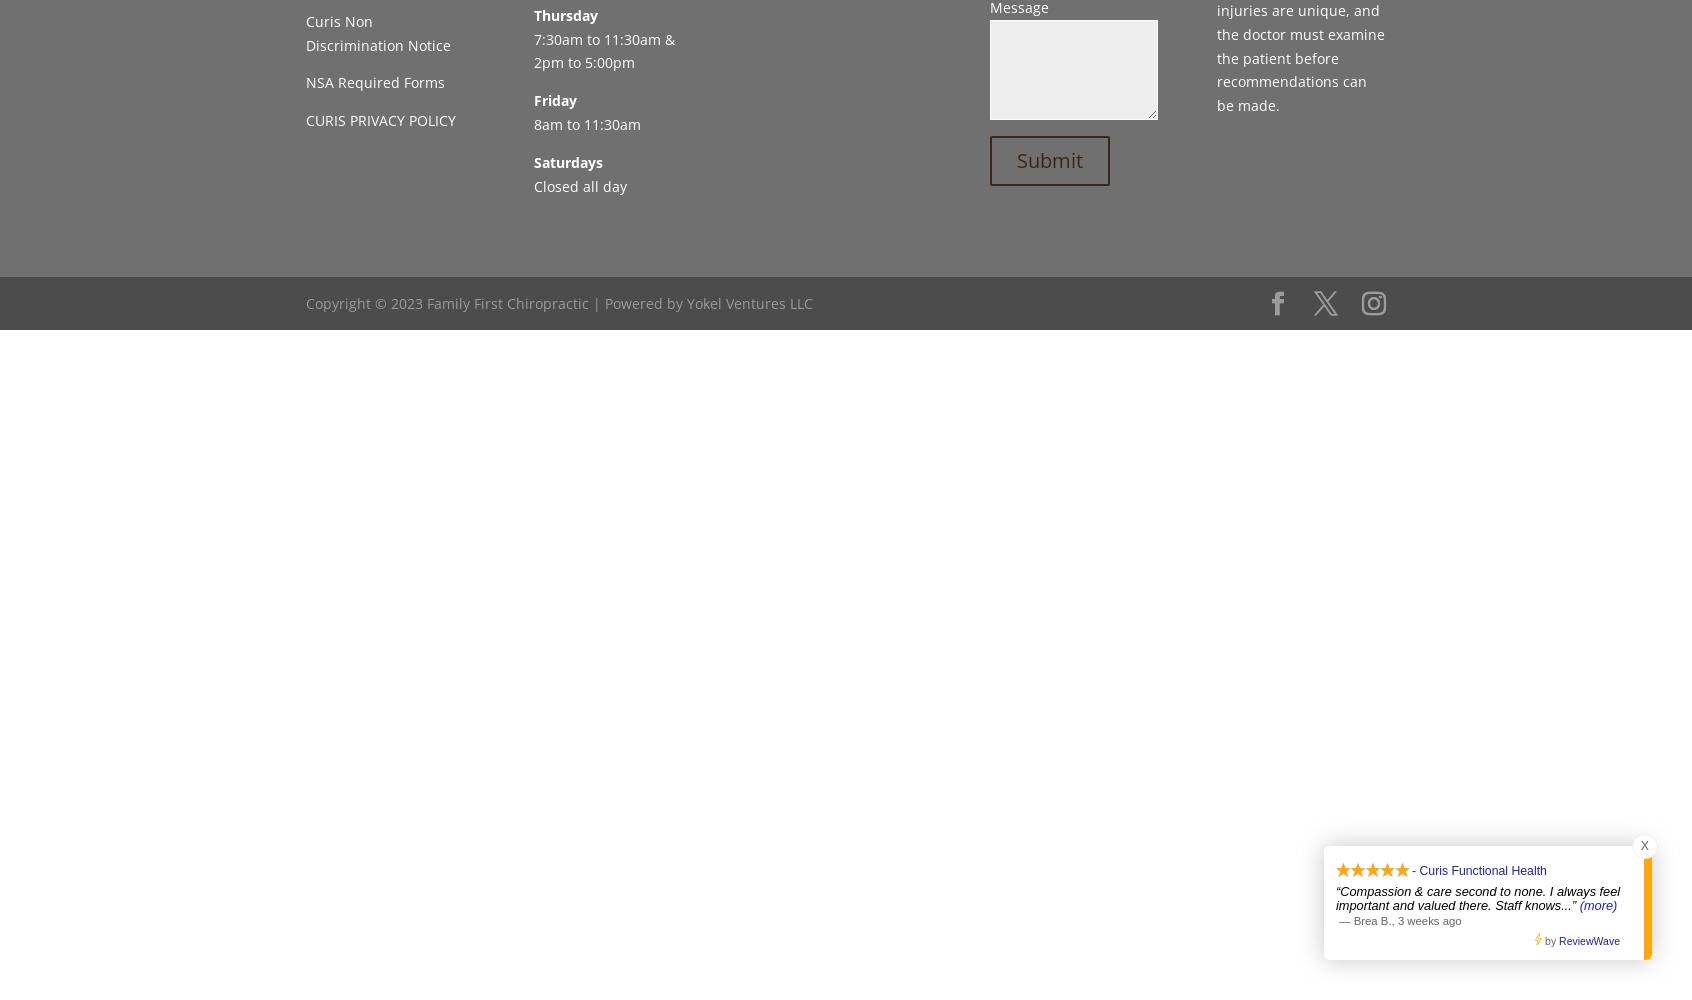  I want to click on ',', so click(1394, 920).